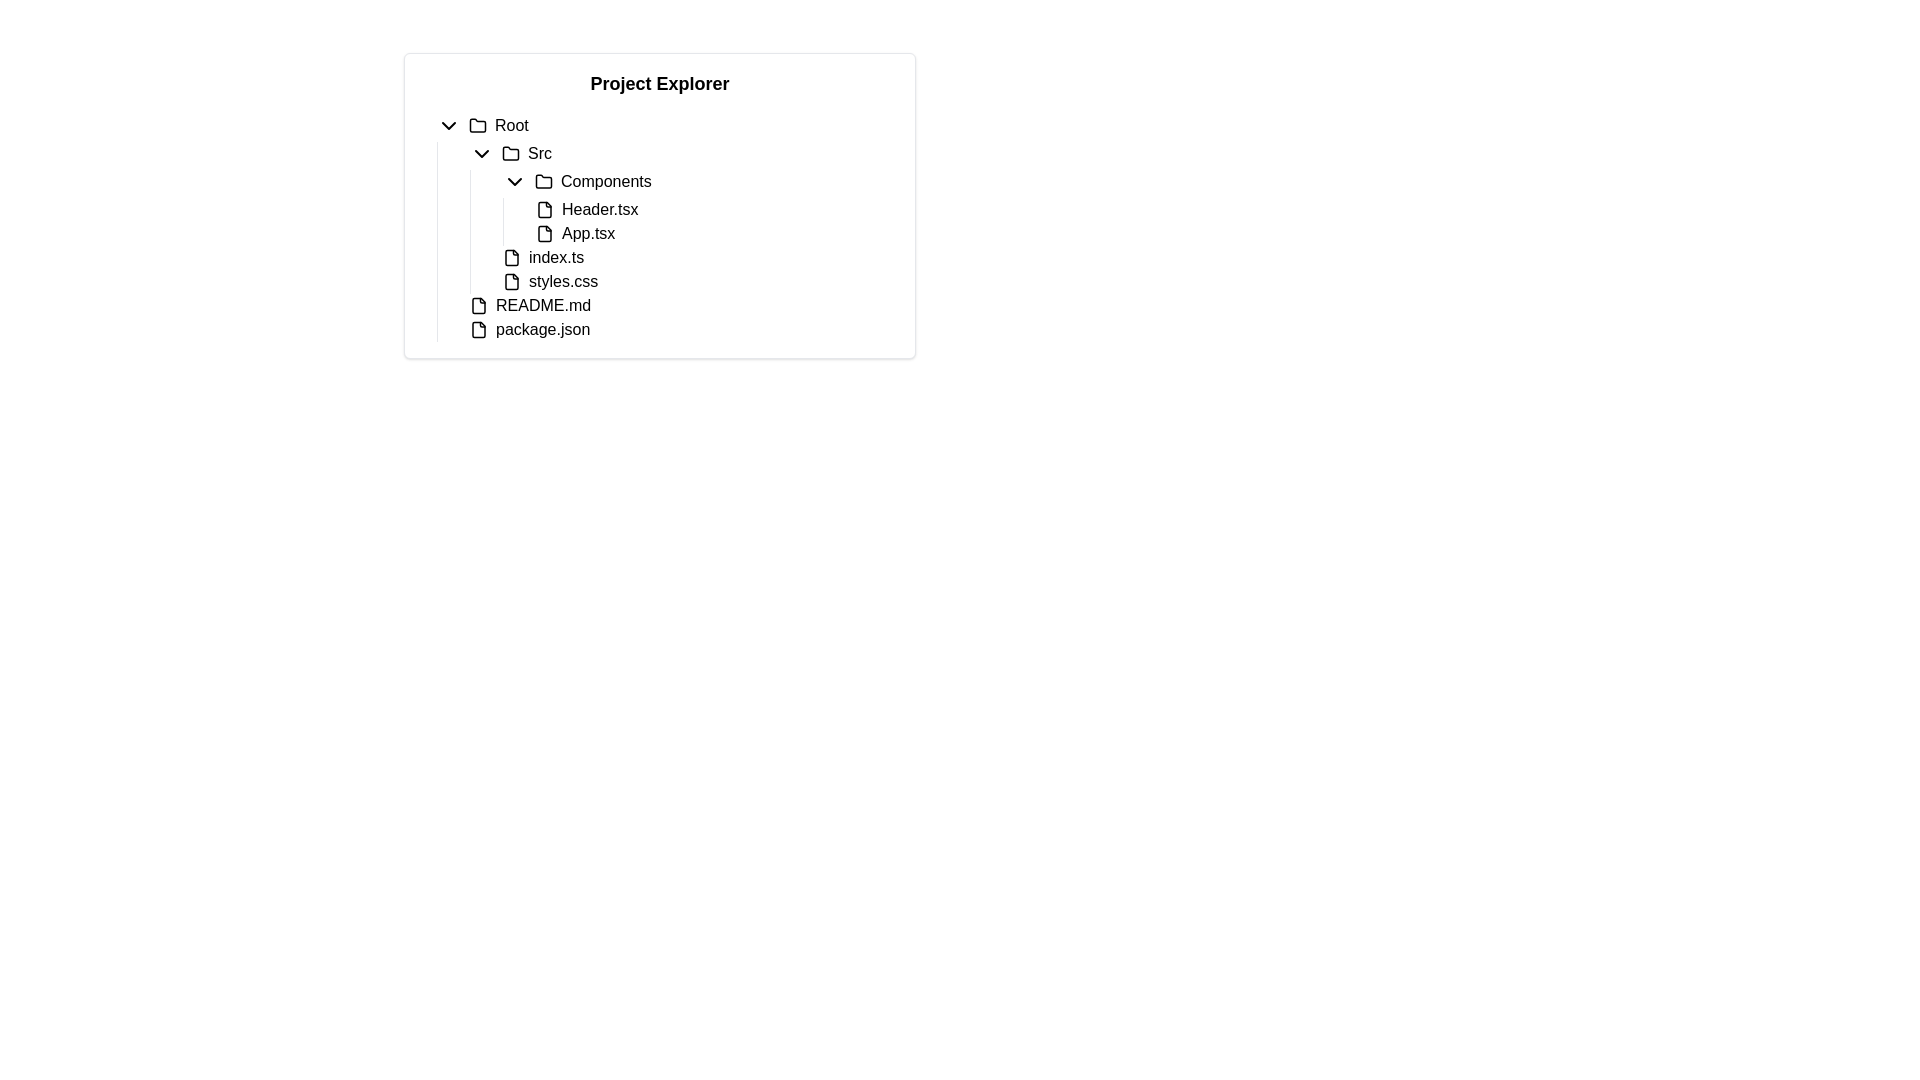 This screenshot has height=1080, width=1920. What do you see at coordinates (667, 126) in the screenshot?
I see `the 'Root' folder row in the project explorer tree view` at bounding box center [667, 126].